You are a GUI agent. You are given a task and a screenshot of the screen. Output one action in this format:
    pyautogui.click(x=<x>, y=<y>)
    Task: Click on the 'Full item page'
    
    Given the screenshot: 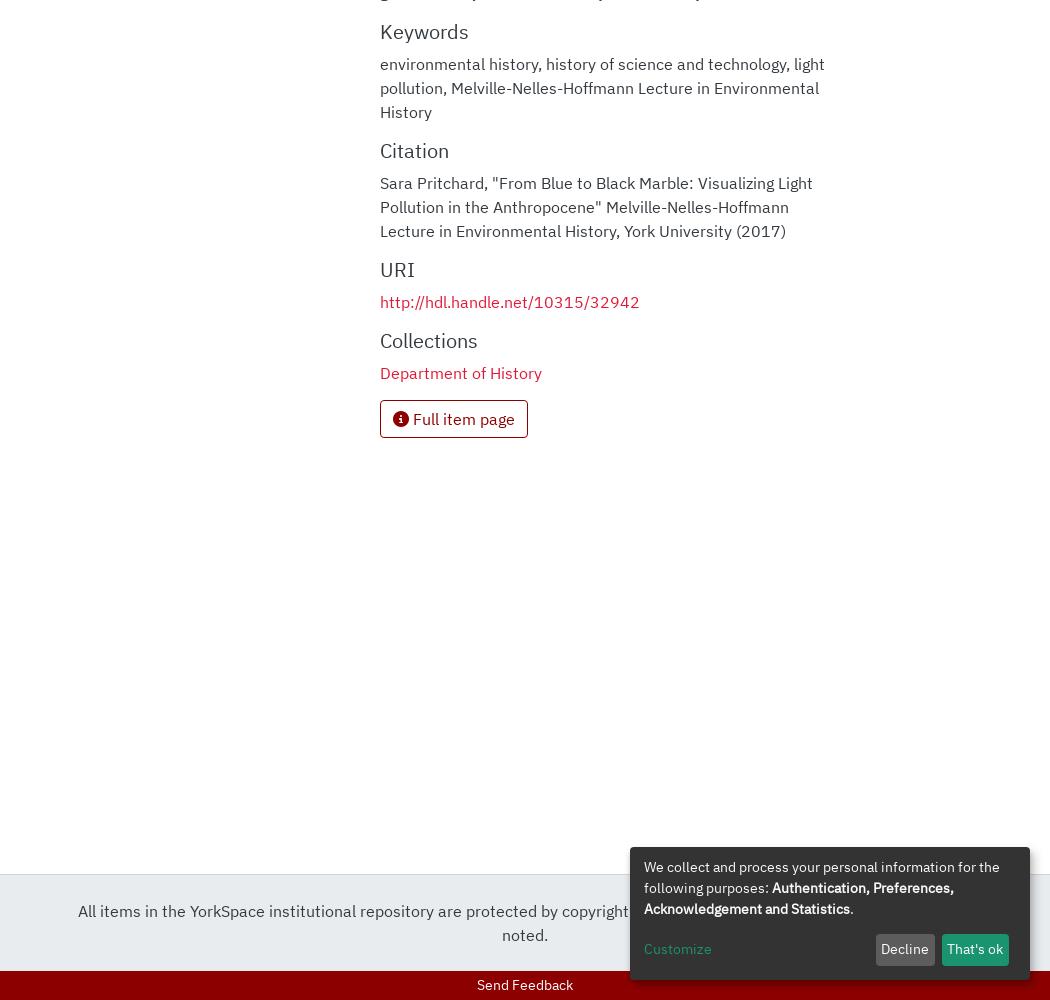 What is the action you would take?
    pyautogui.click(x=408, y=418)
    